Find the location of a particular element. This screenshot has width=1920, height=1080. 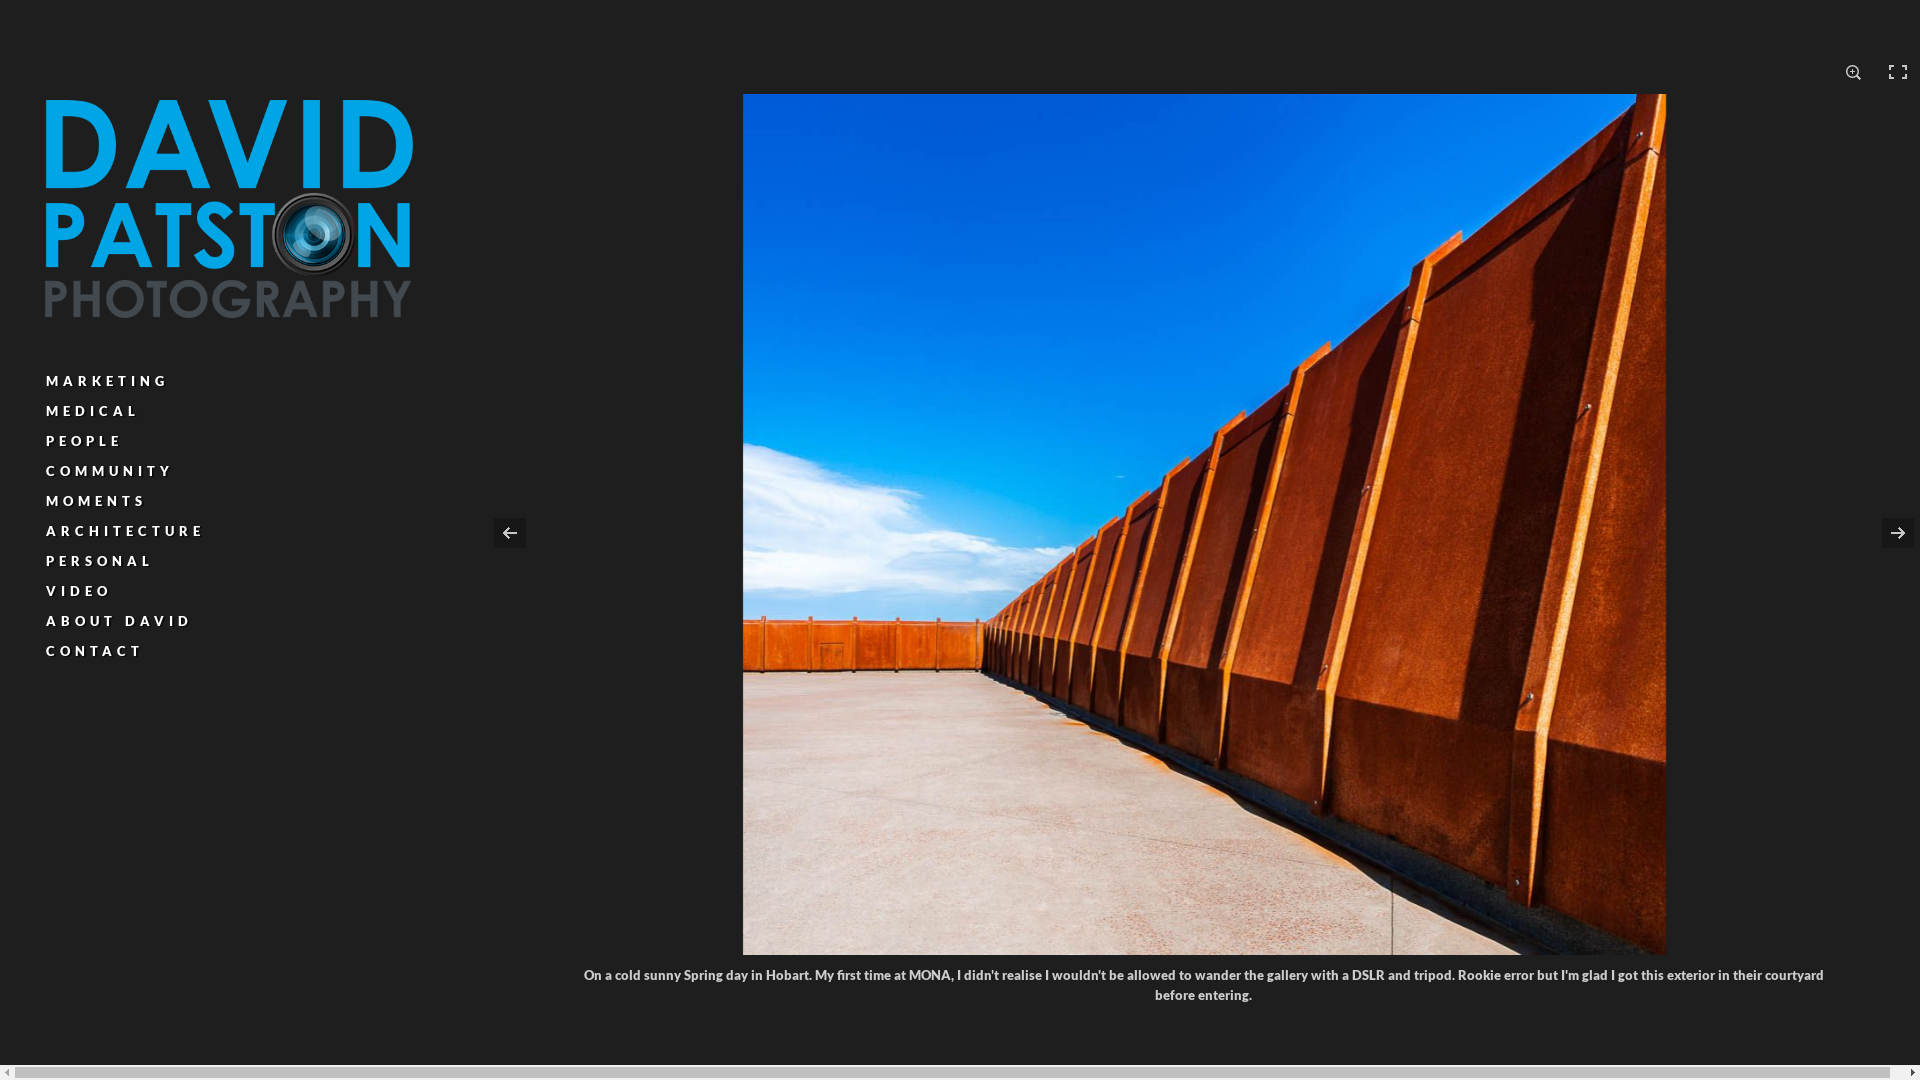

'PEOPLE' is located at coordinates (83, 439).